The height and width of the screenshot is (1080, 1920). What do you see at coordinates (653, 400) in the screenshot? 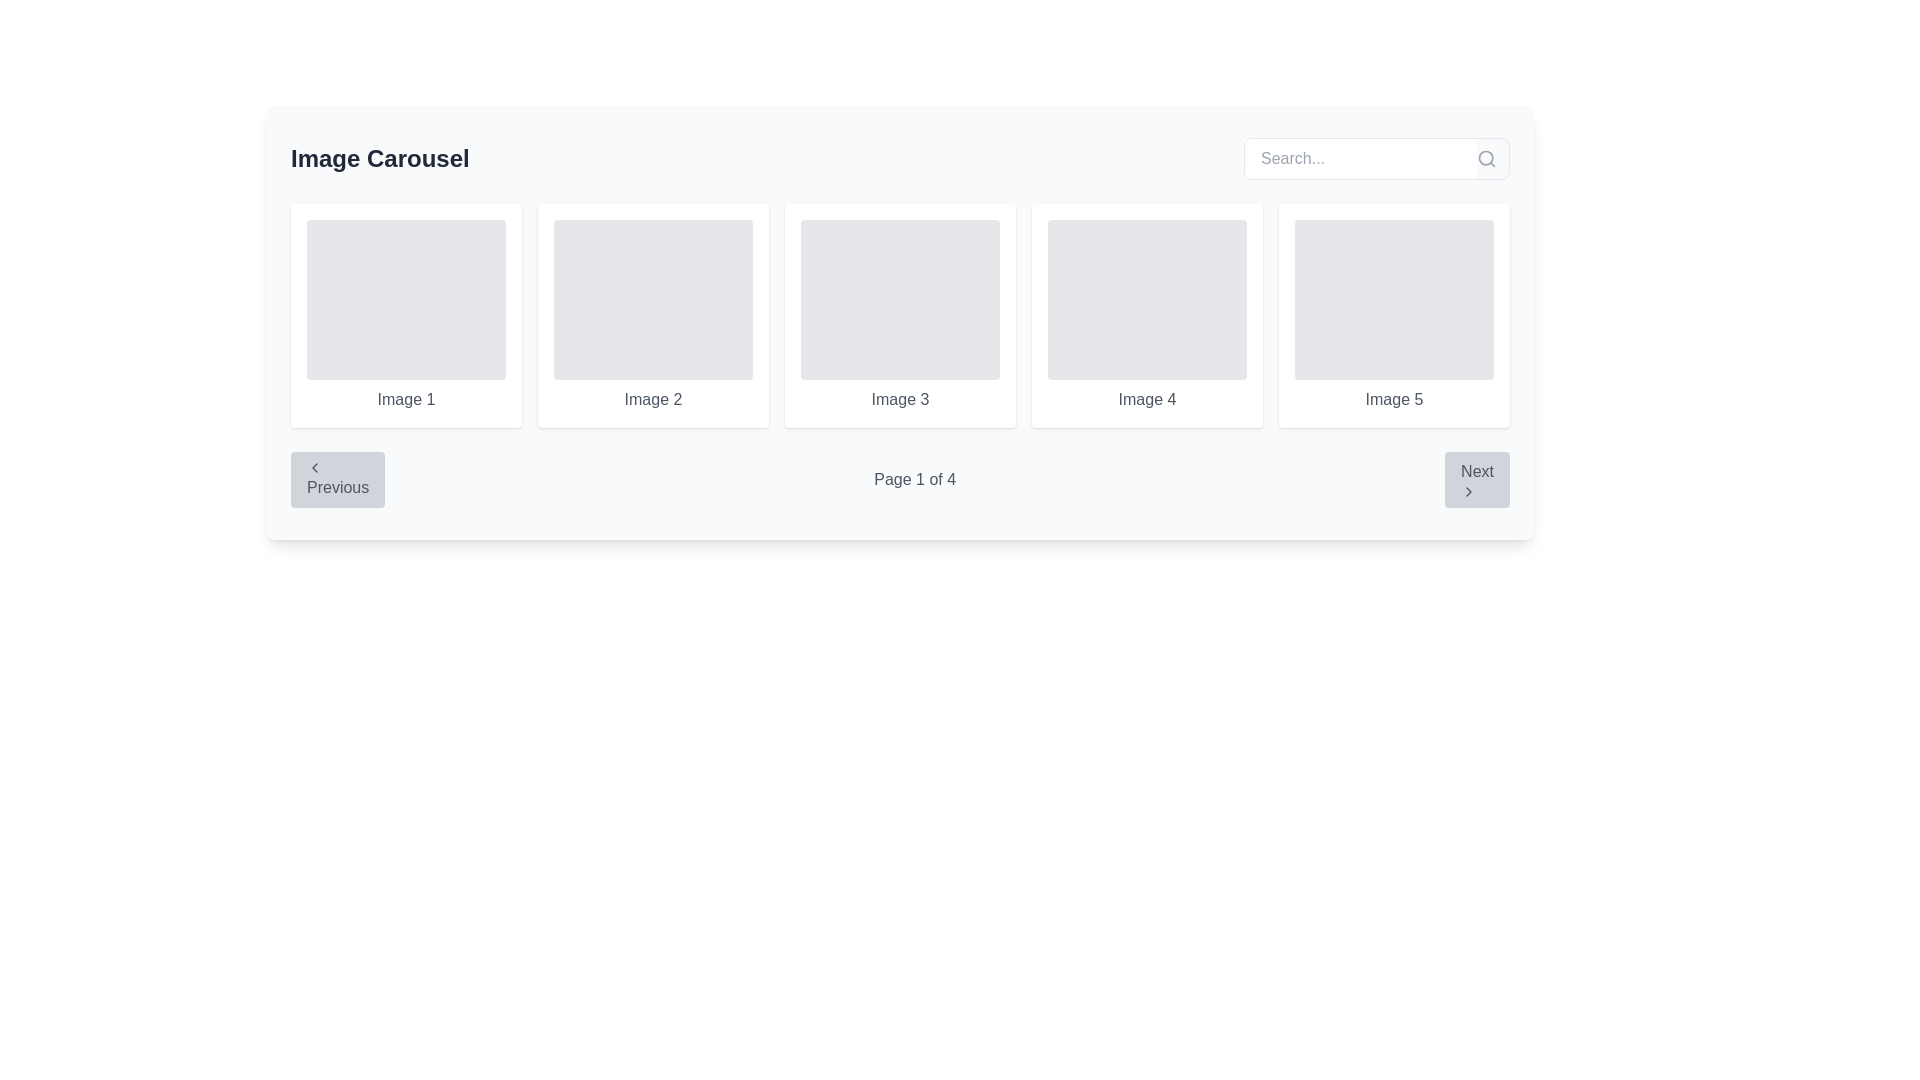
I see `text content of the label positioned below the gray rectangular image in the second slot of the horizontal carousel interface, which is flanked by 'Image 1' and 'Image 3'` at bounding box center [653, 400].